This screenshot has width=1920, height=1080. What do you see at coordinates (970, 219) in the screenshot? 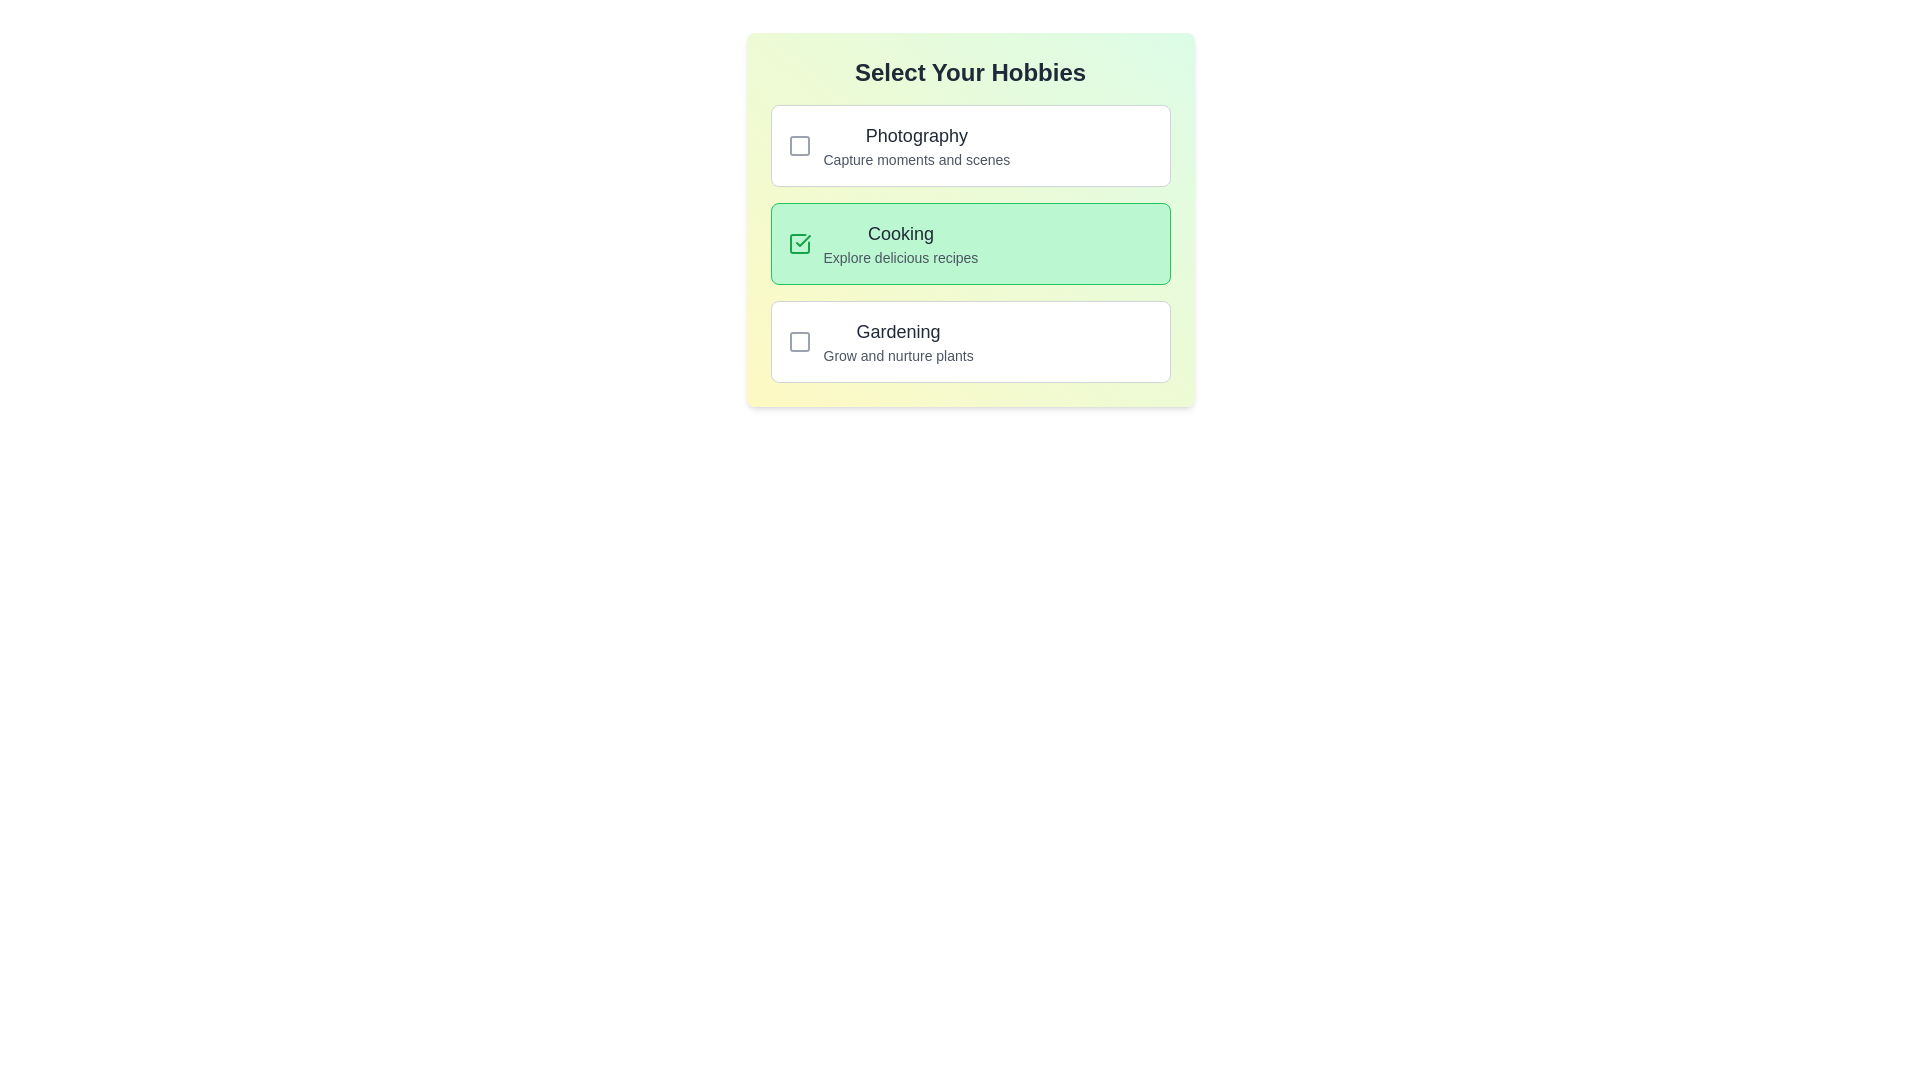
I see `the checkbox for the hobby 'Cooking'` at bounding box center [970, 219].